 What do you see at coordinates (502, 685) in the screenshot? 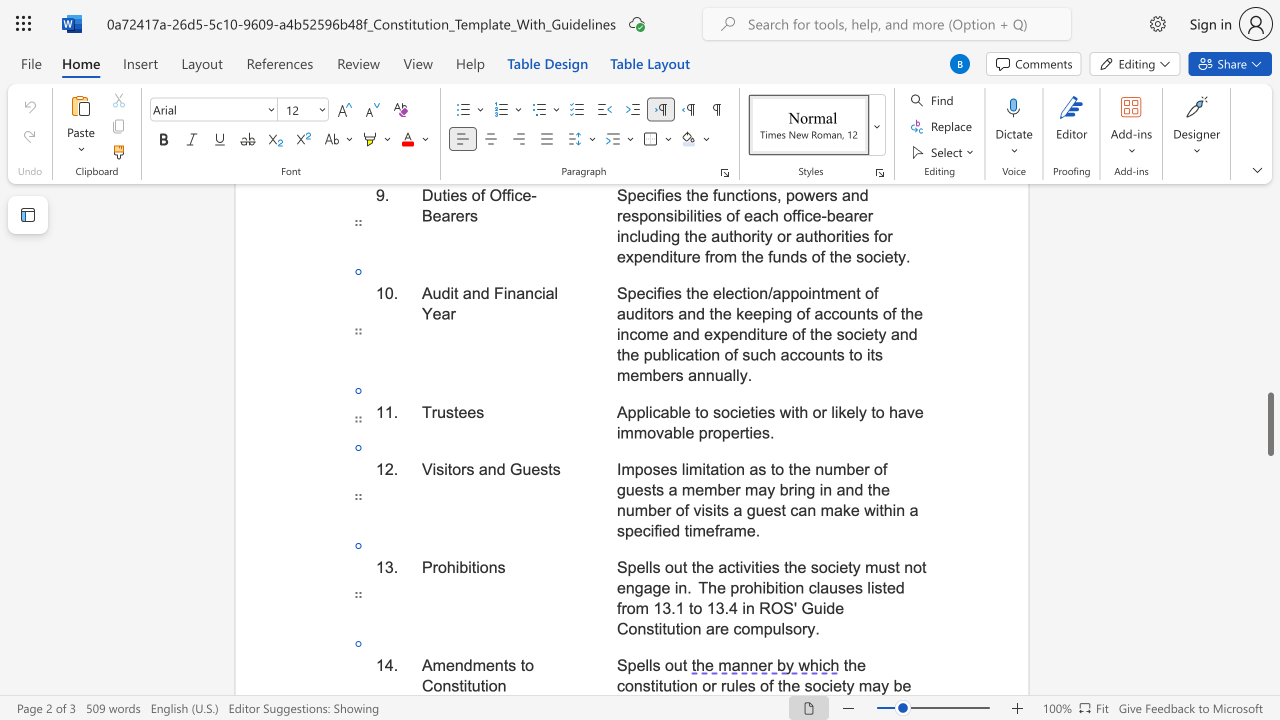
I see `the 4th character "n" in the text` at bounding box center [502, 685].